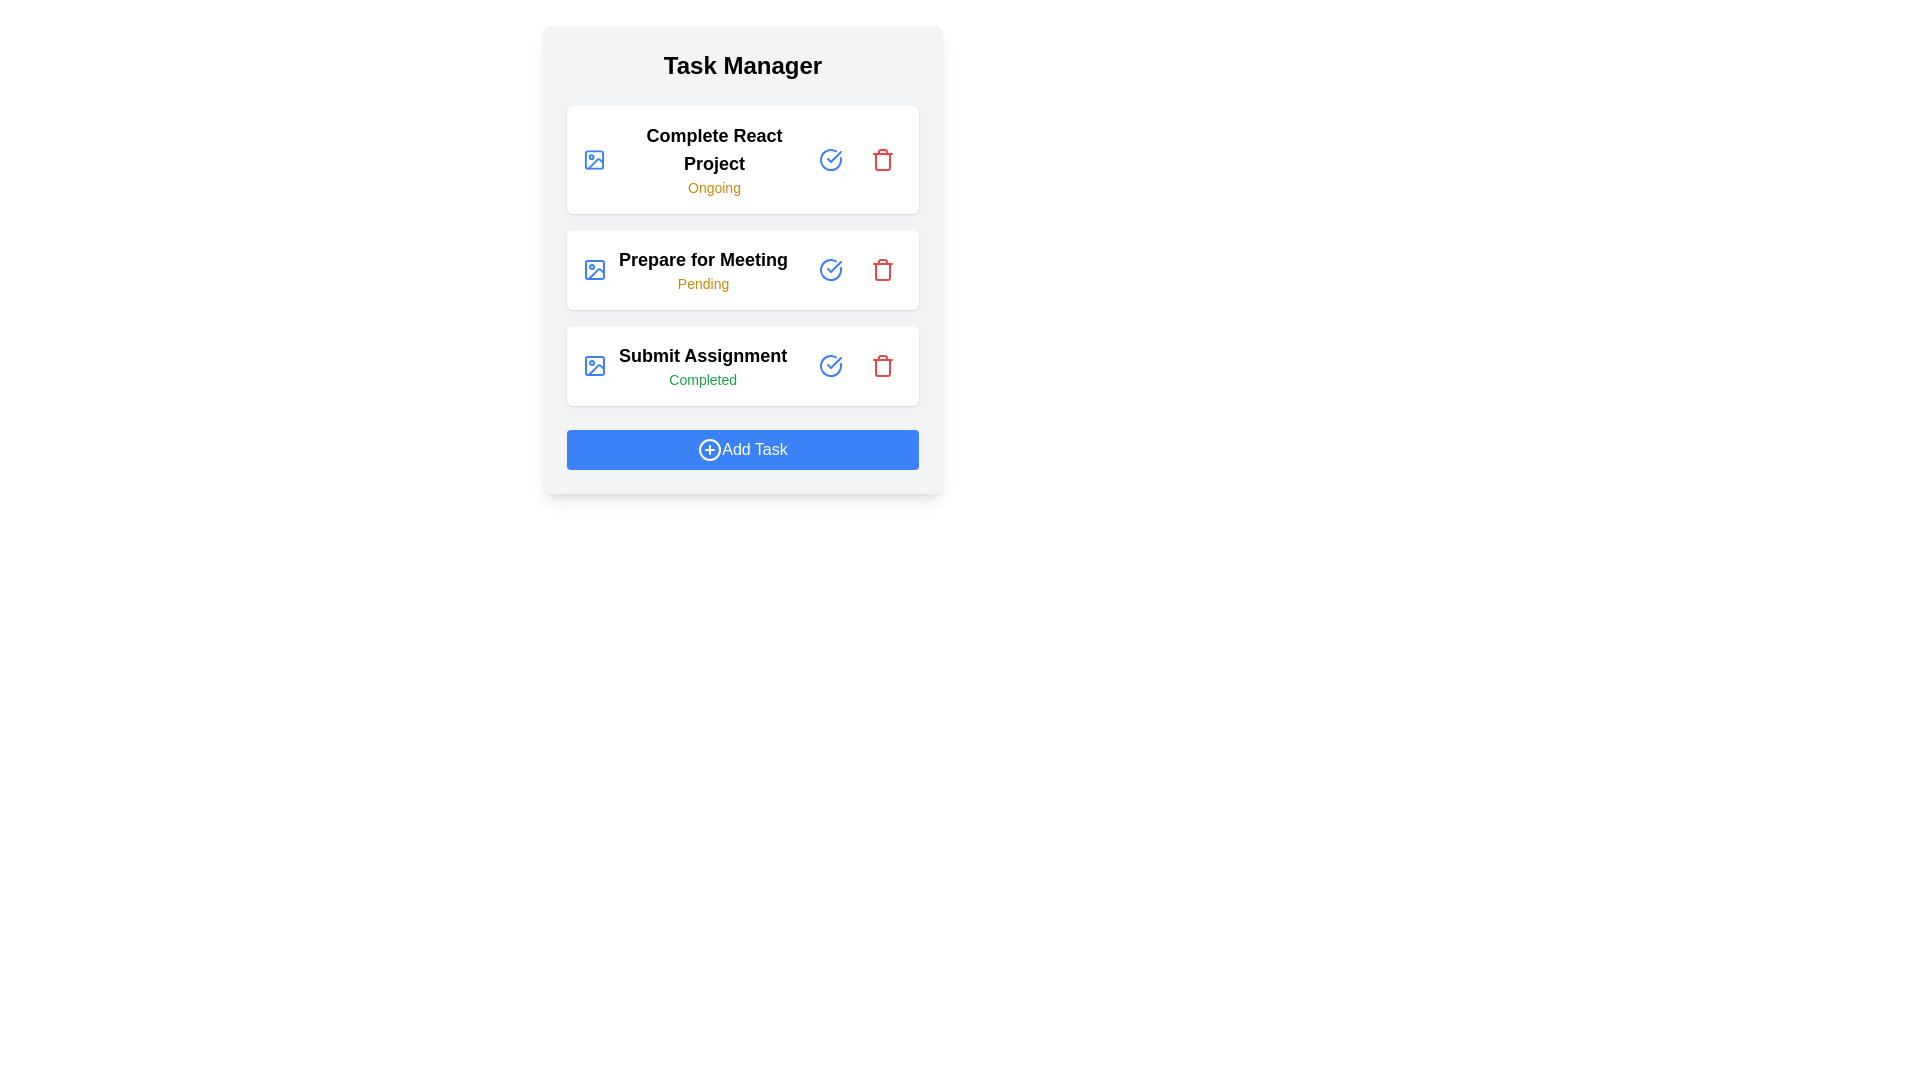  What do you see at coordinates (742, 450) in the screenshot?
I see `the 'Add Task' button to add a new task` at bounding box center [742, 450].